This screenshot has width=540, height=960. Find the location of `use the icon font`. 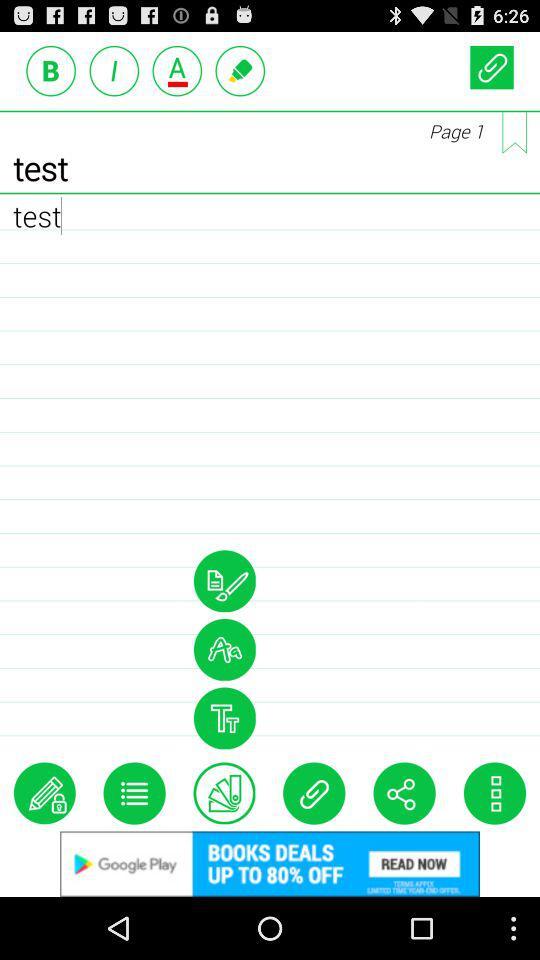

use the icon font is located at coordinates (223, 718).